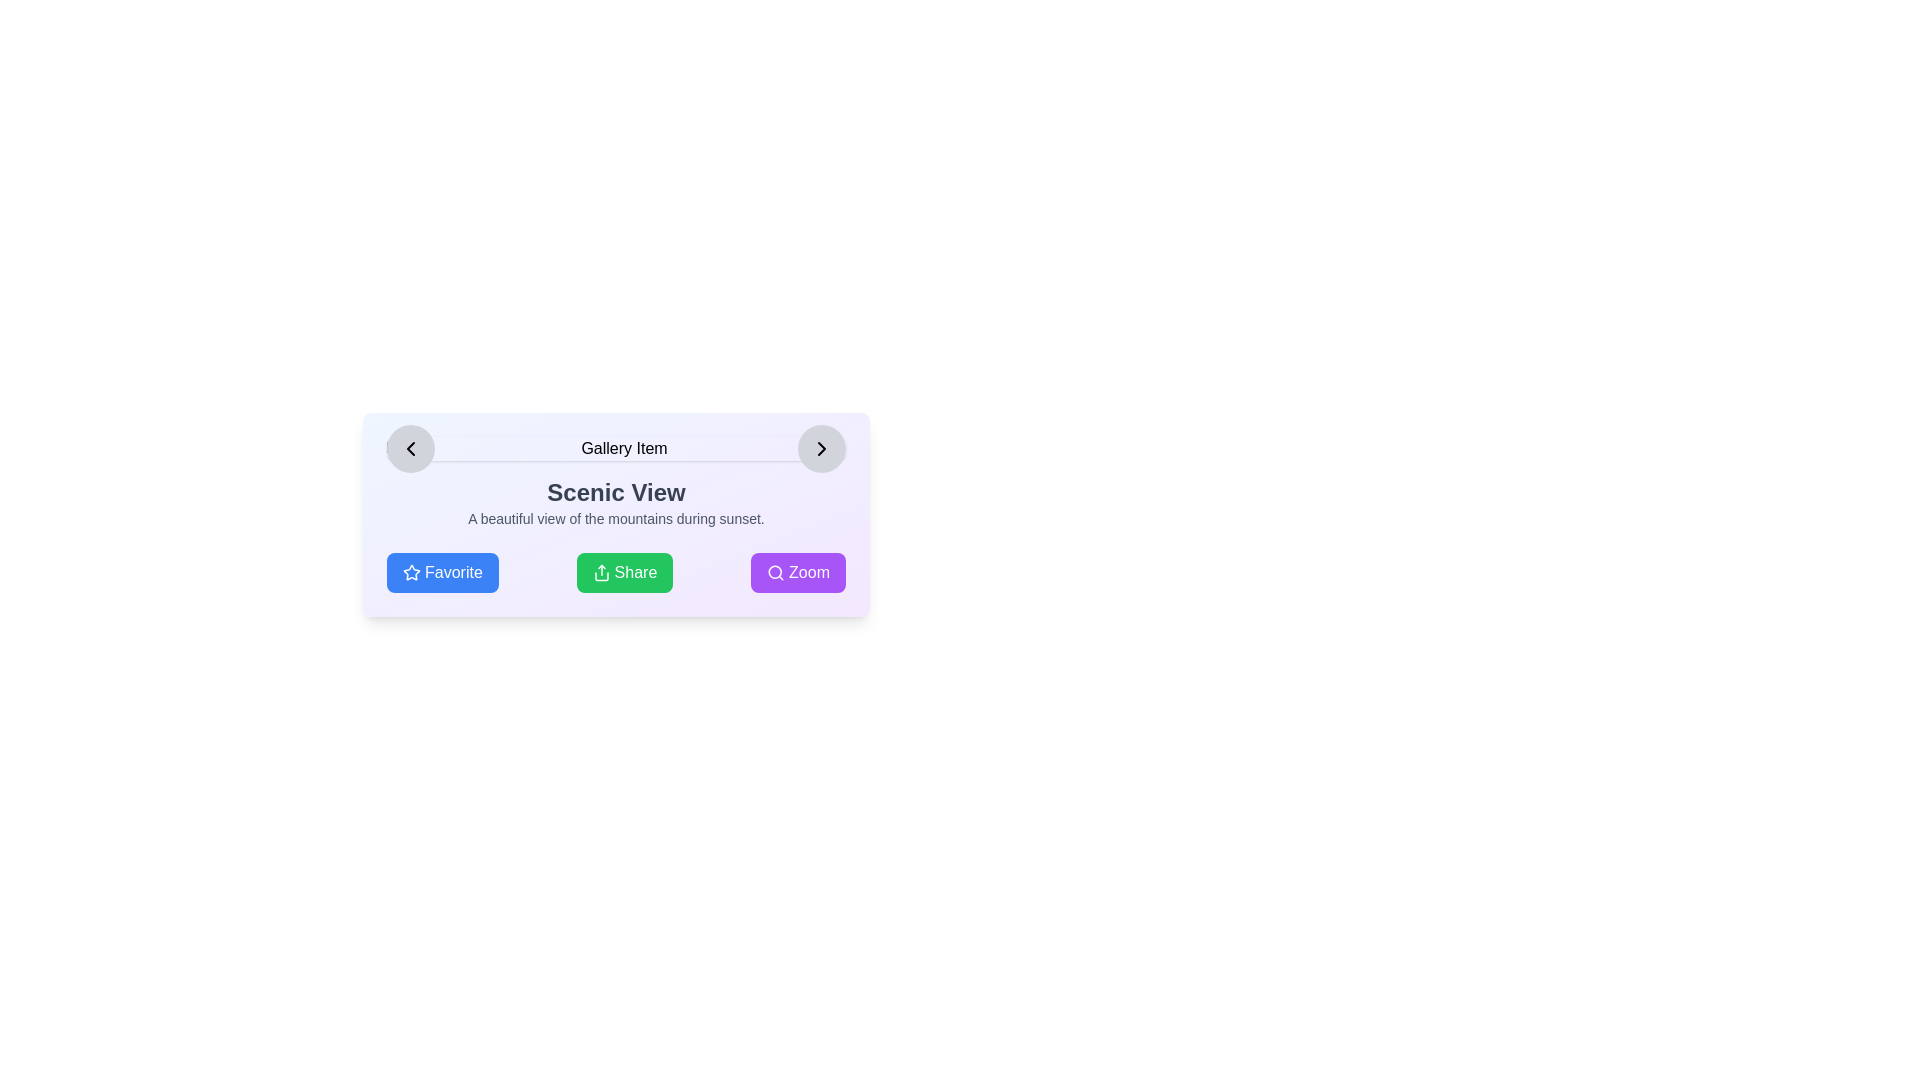 The width and height of the screenshot is (1920, 1080). Describe the element at coordinates (821, 447) in the screenshot. I see `the rightward chevron icon located in the top-right circular button of the card displaying 'Scenic View'` at that location.